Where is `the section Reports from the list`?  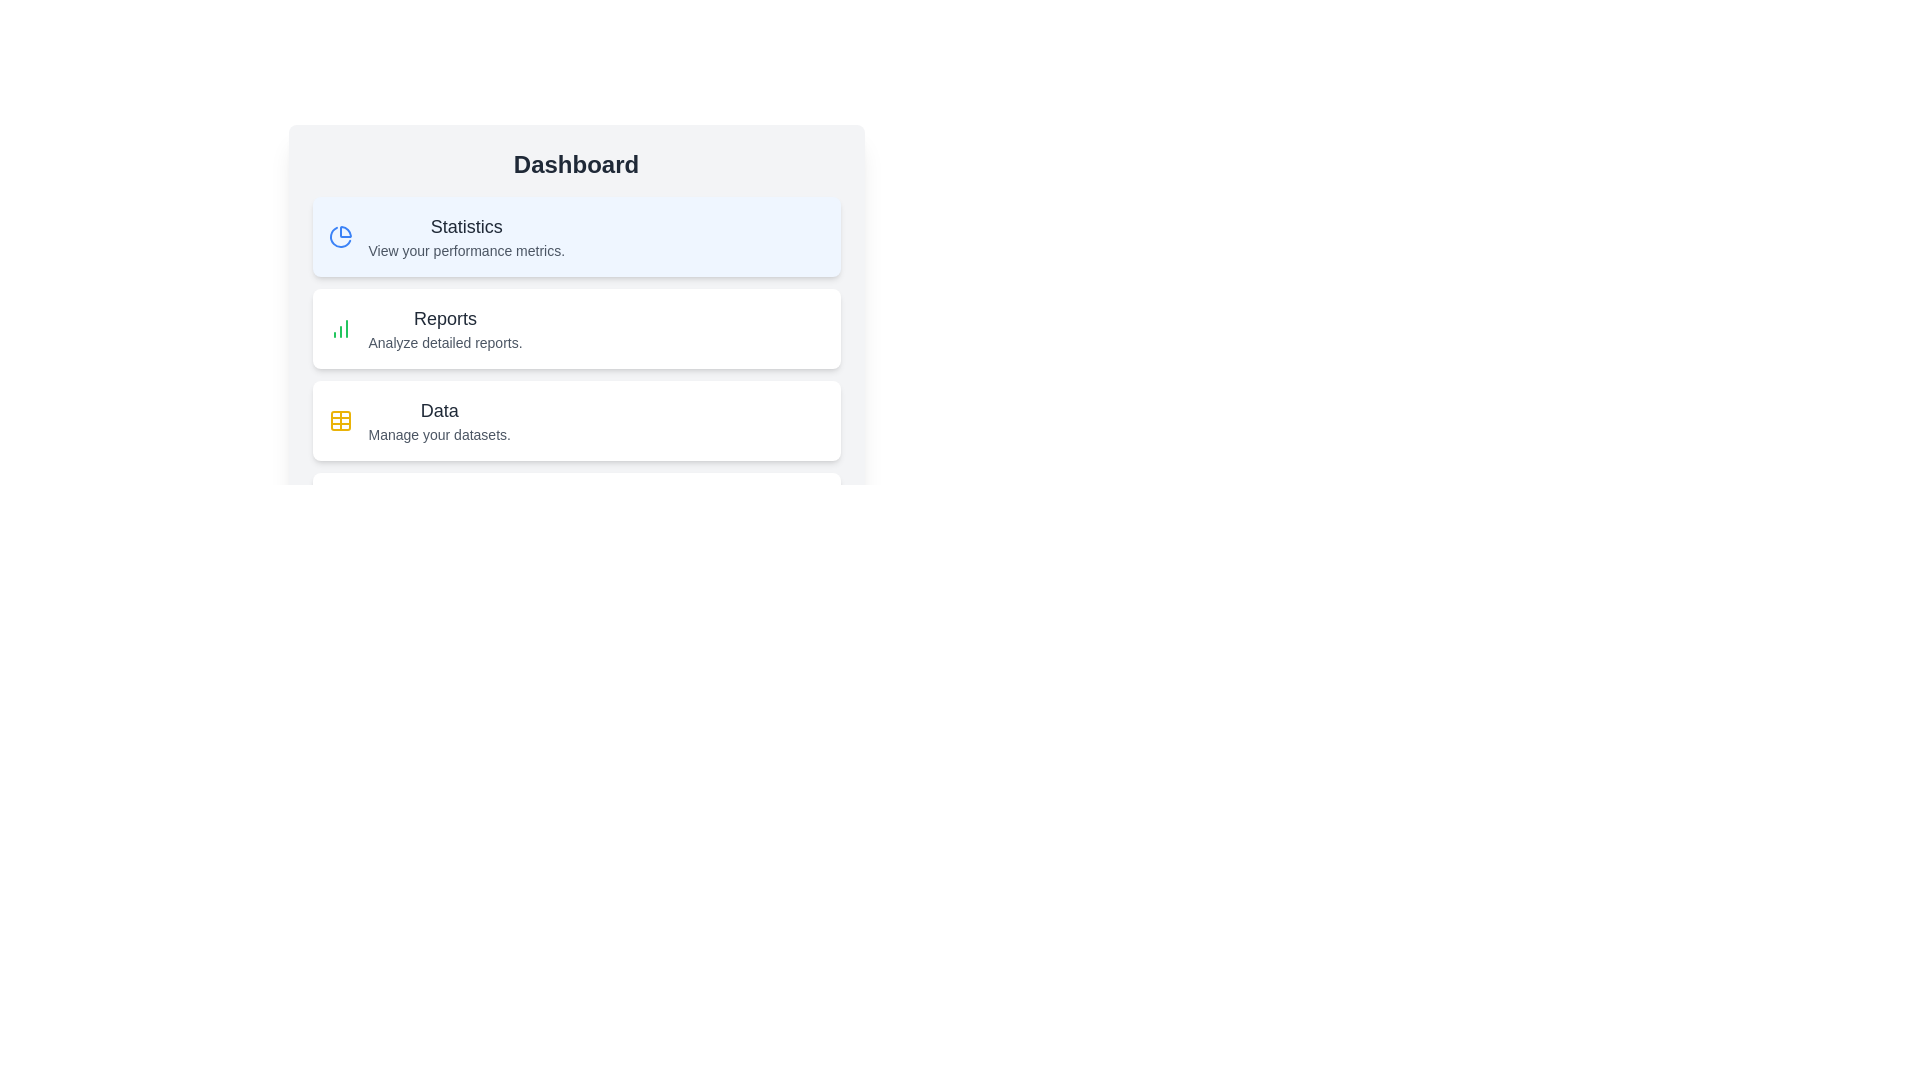
the section Reports from the list is located at coordinates (575, 327).